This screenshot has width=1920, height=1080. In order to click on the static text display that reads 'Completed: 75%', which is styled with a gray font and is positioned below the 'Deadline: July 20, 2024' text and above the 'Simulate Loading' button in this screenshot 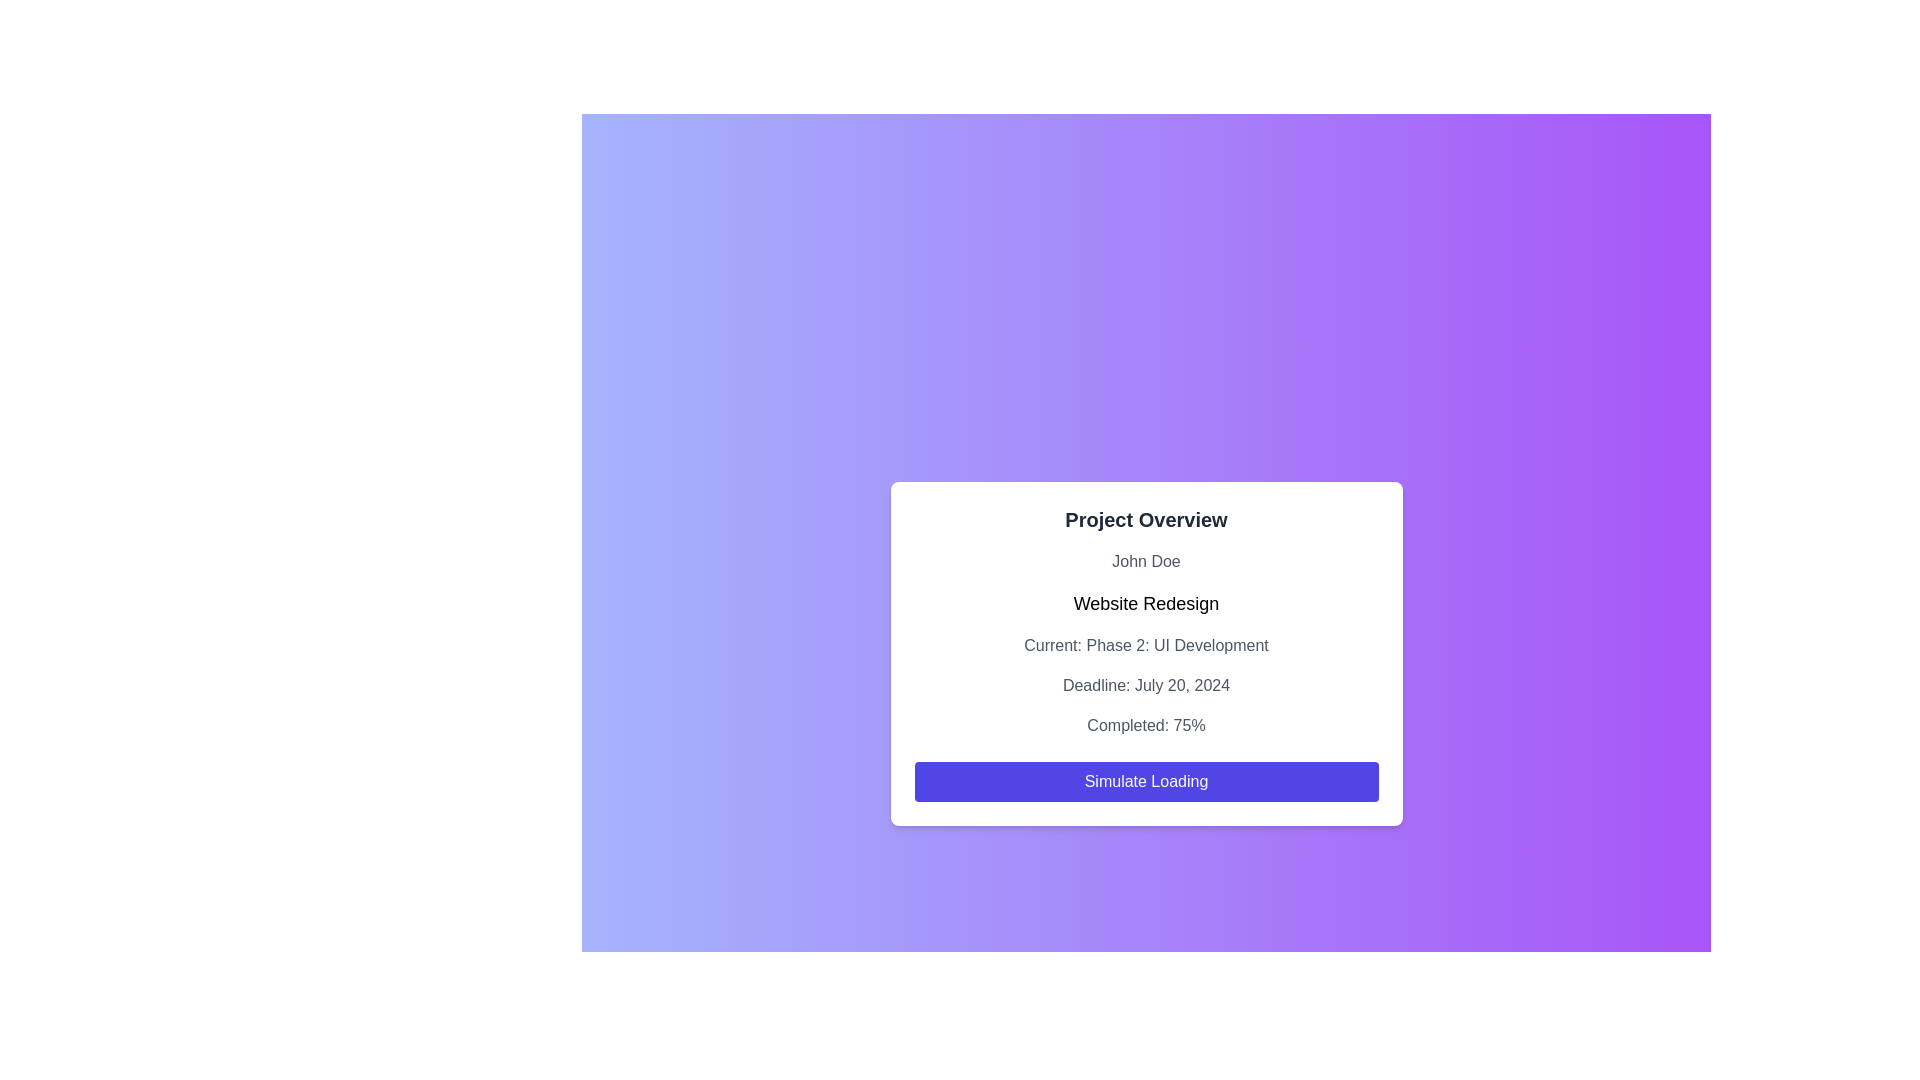, I will do `click(1146, 725)`.